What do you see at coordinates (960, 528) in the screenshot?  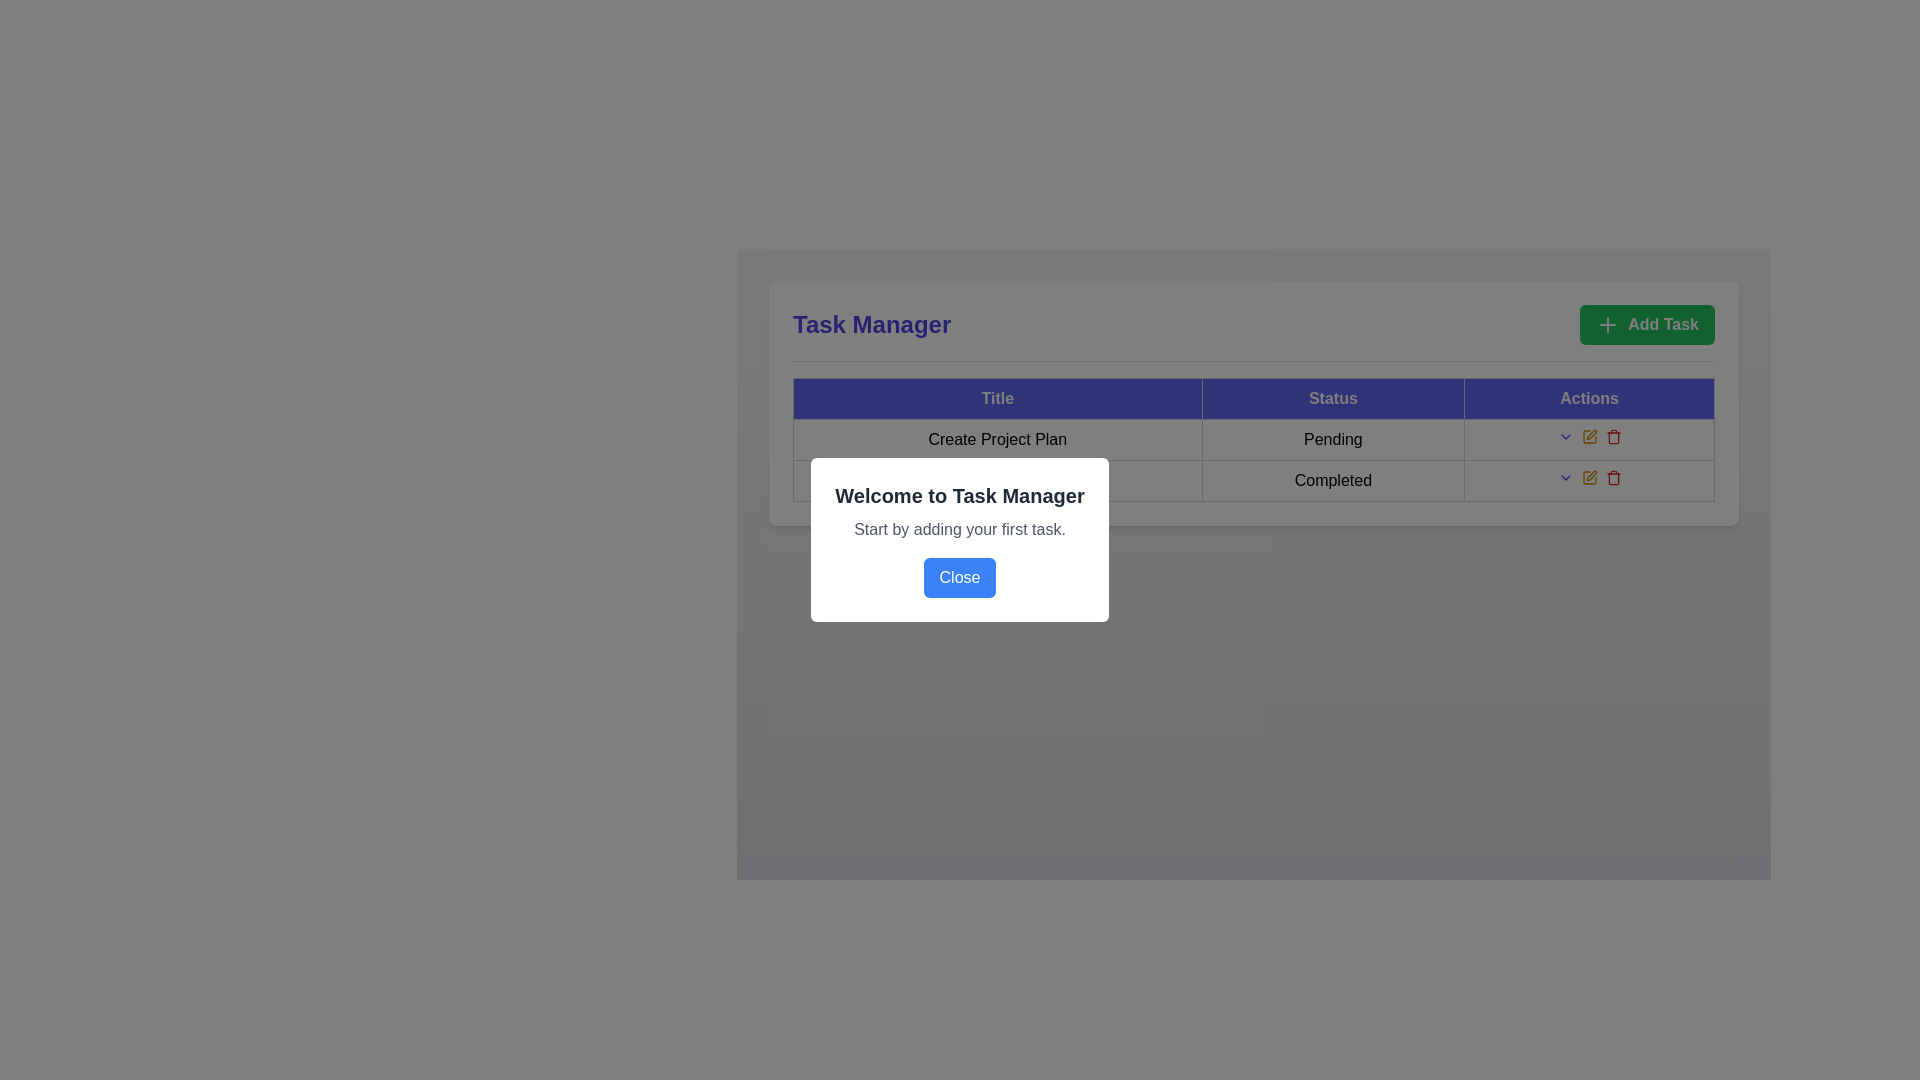 I see `the static text label that provides guidance for adding the first task in the Task Manager, located below the title 'Welcome to Task Manager' and above the 'Close' button` at bounding box center [960, 528].